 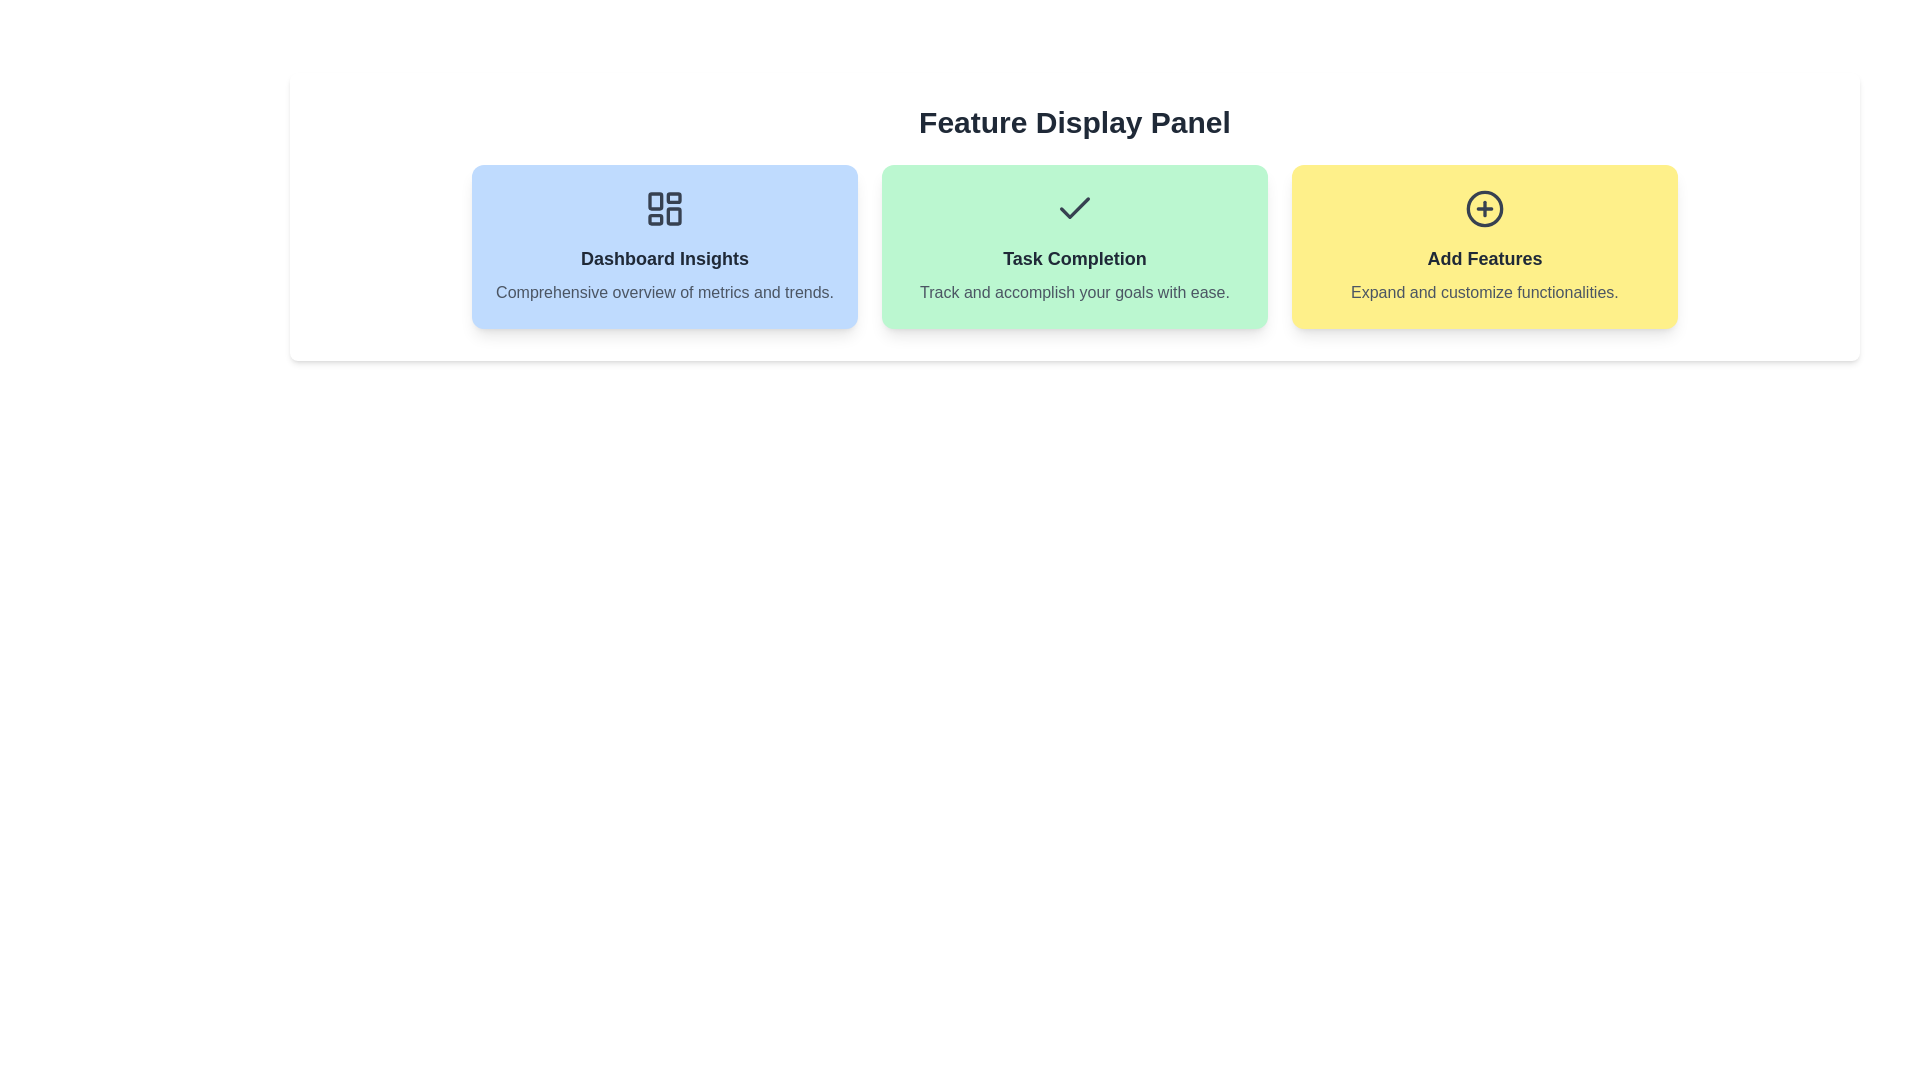 I want to click on the 'Add Features' text element, which is displayed in bold, sans-serif font on a yellow background, located on the far right of a three-card arrangement, so click(x=1484, y=257).